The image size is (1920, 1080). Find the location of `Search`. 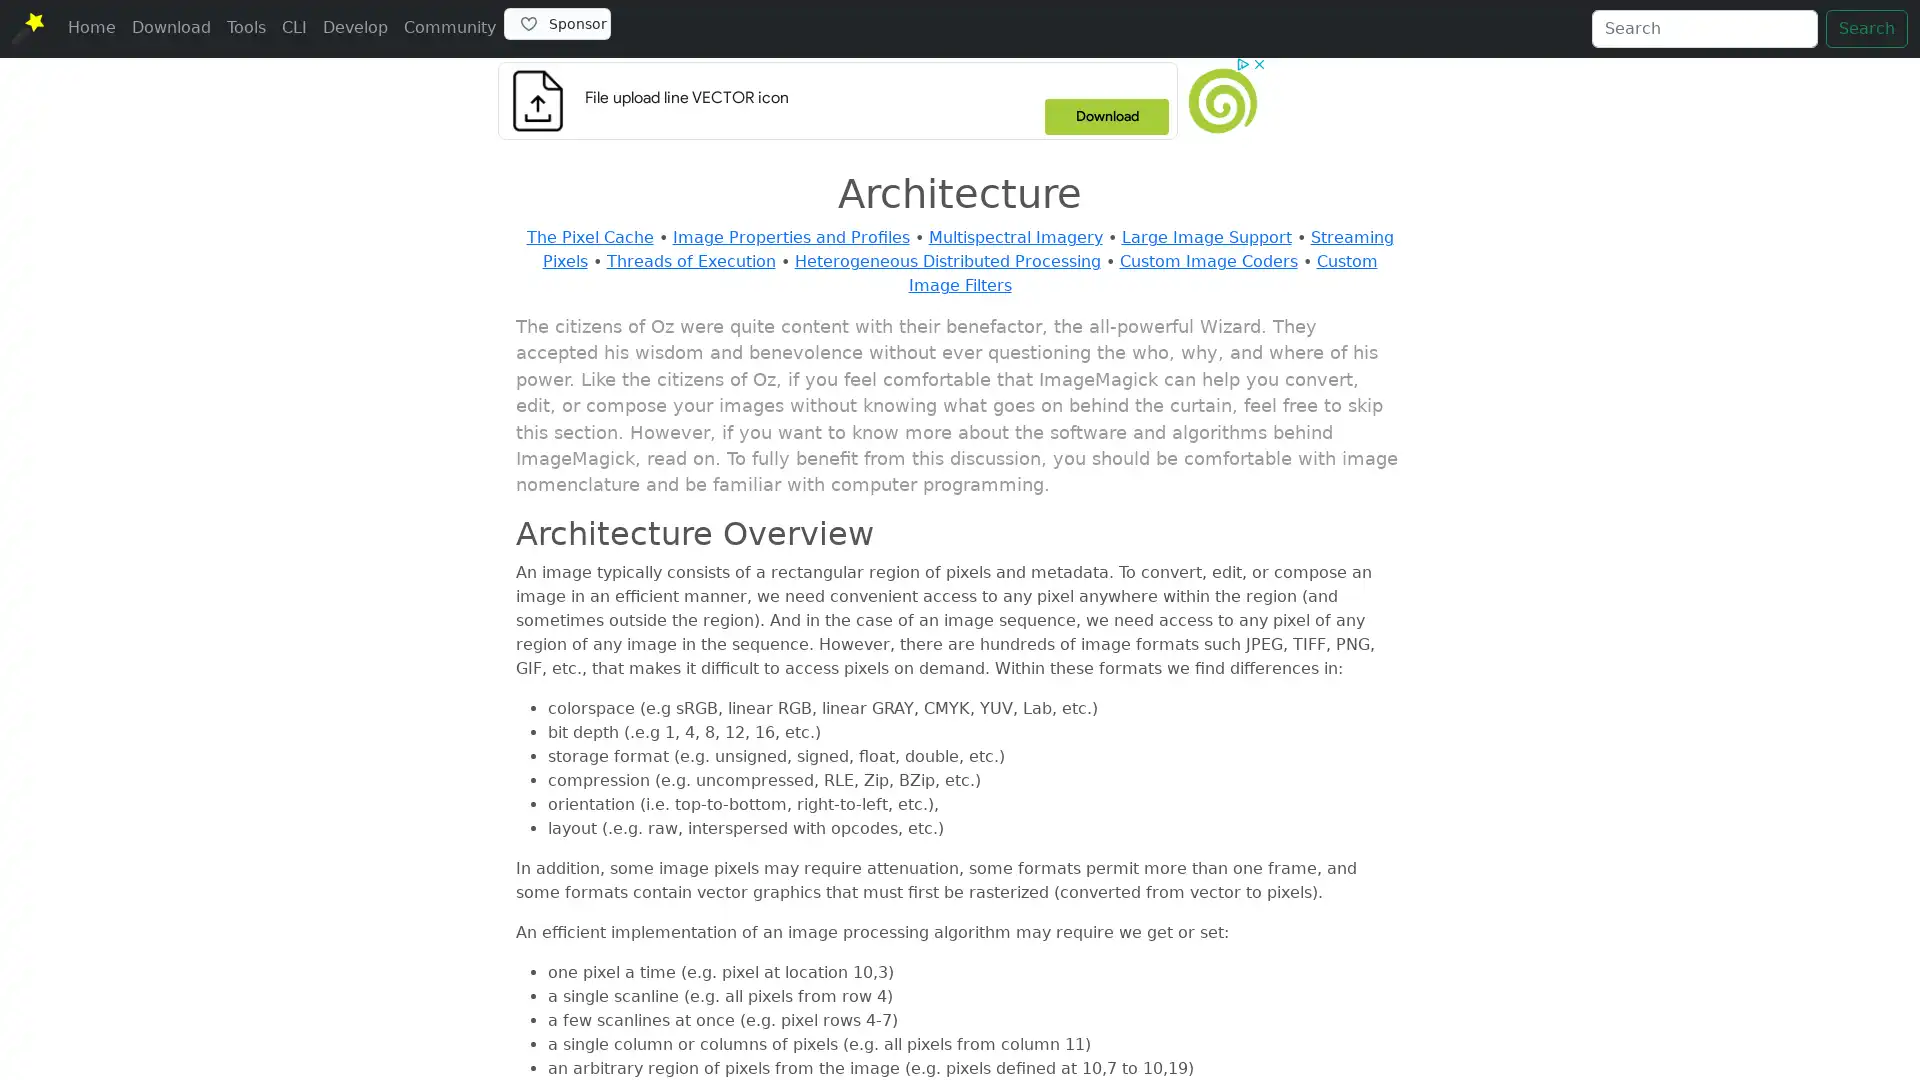

Search is located at coordinates (1866, 29).